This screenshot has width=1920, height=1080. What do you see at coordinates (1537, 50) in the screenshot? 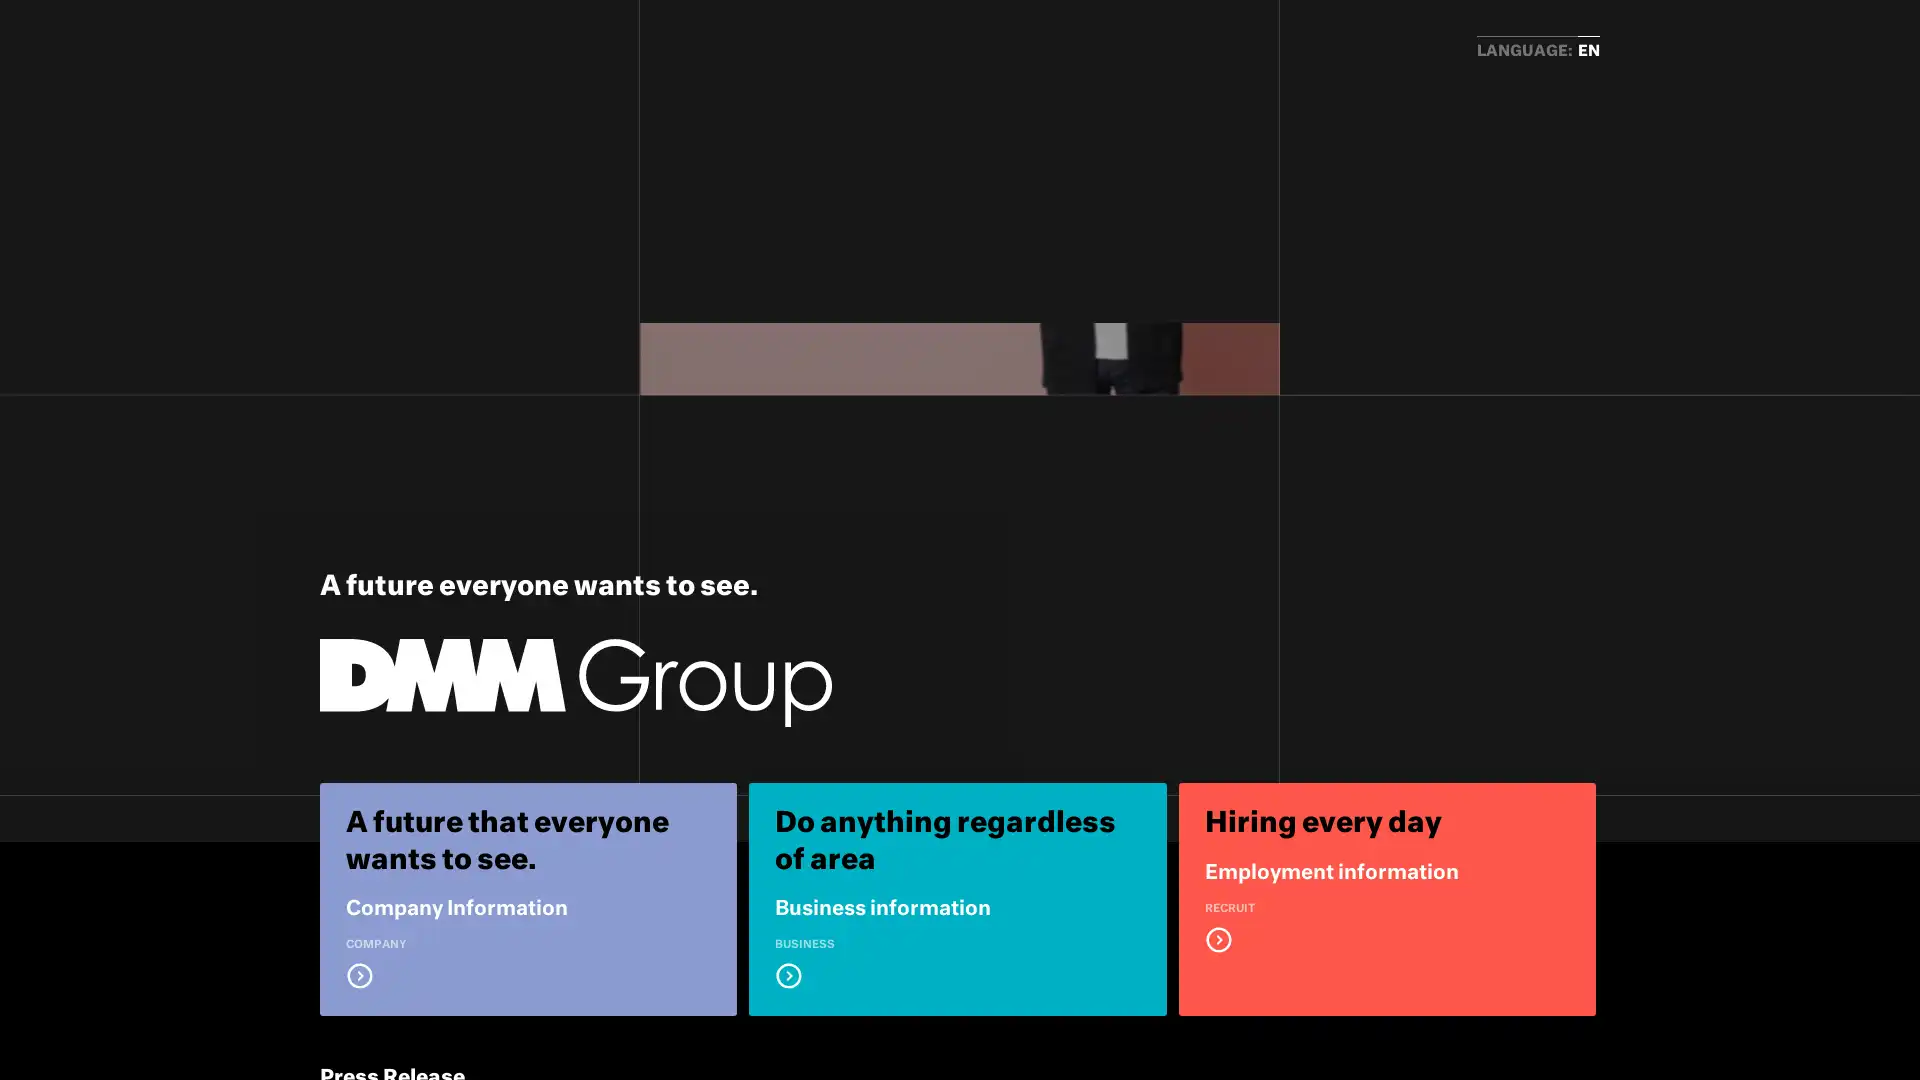
I see `LANGUAGE:EN` at bounding box center [1537, 50].